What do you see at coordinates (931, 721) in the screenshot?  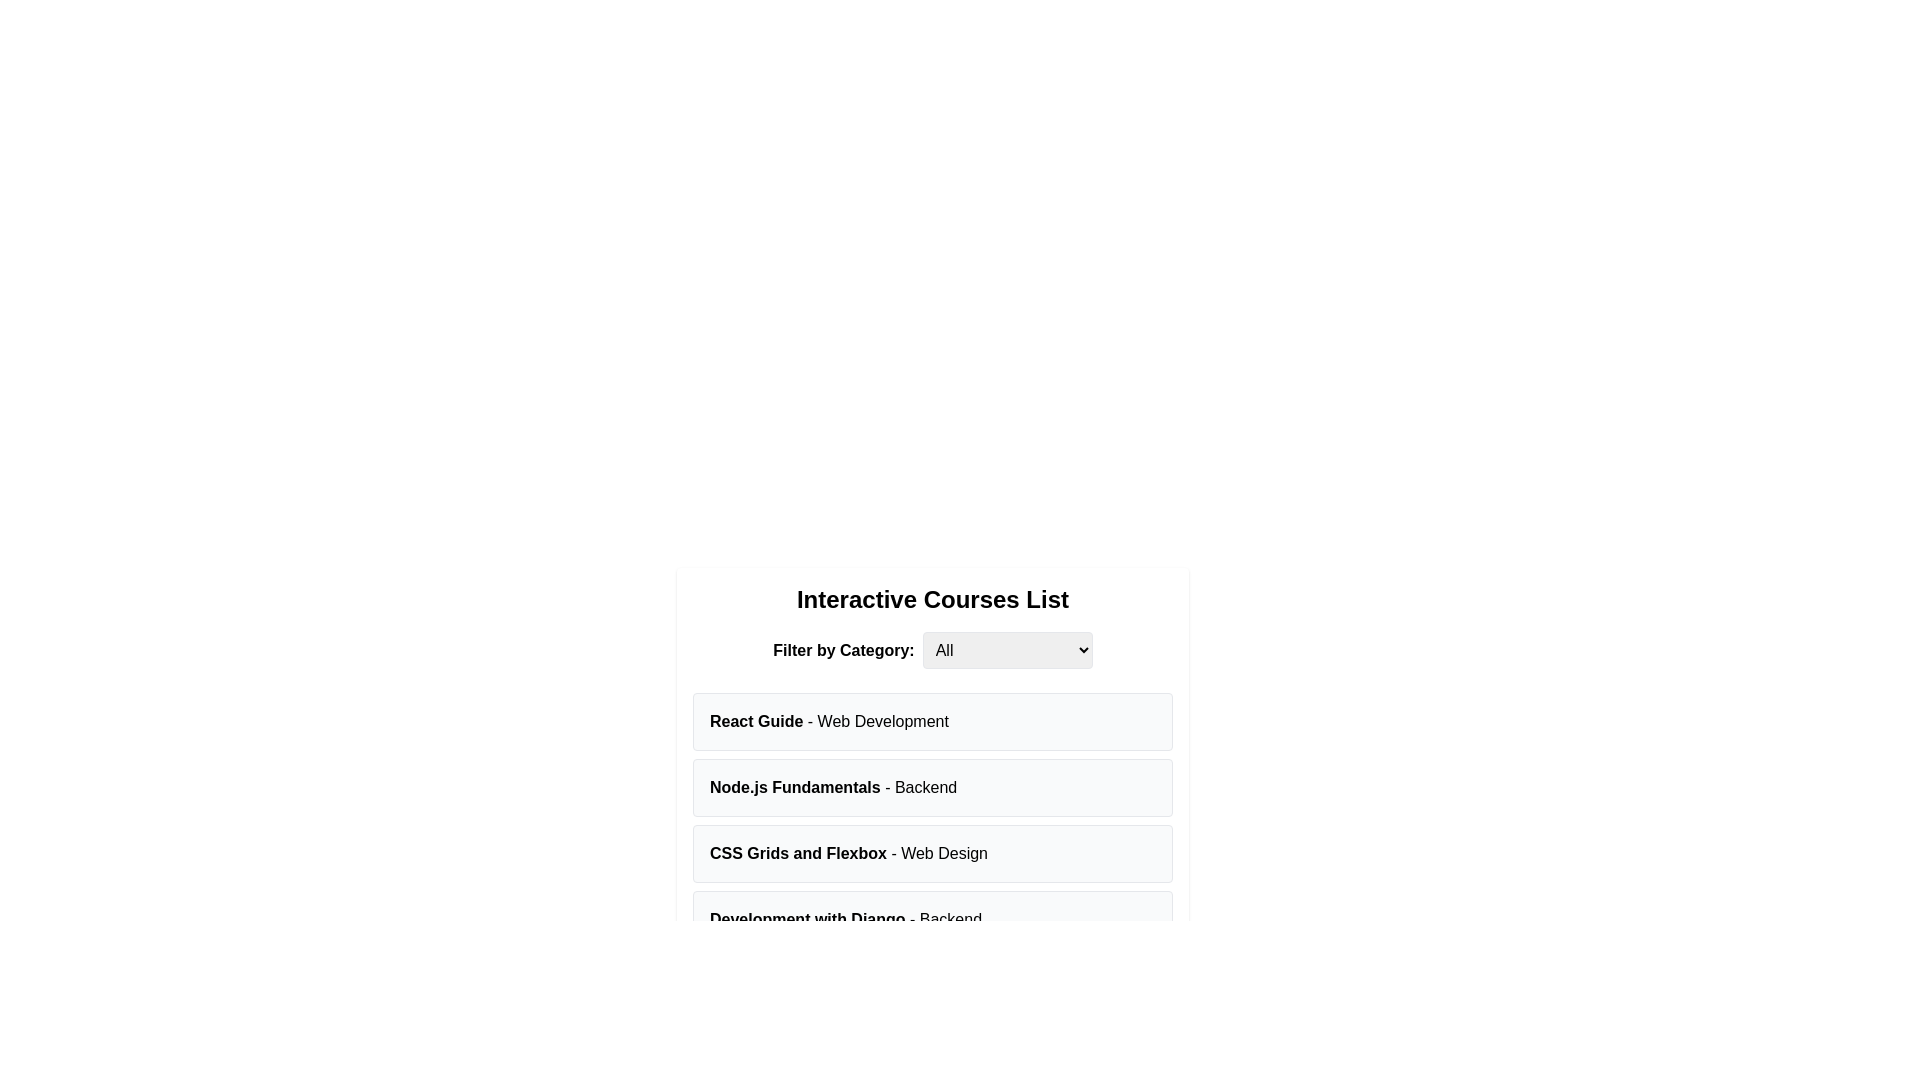 I see `the first list item representing the course titled 'React Guide - Web Development' to change its background color` at bounding box center [931, 721].